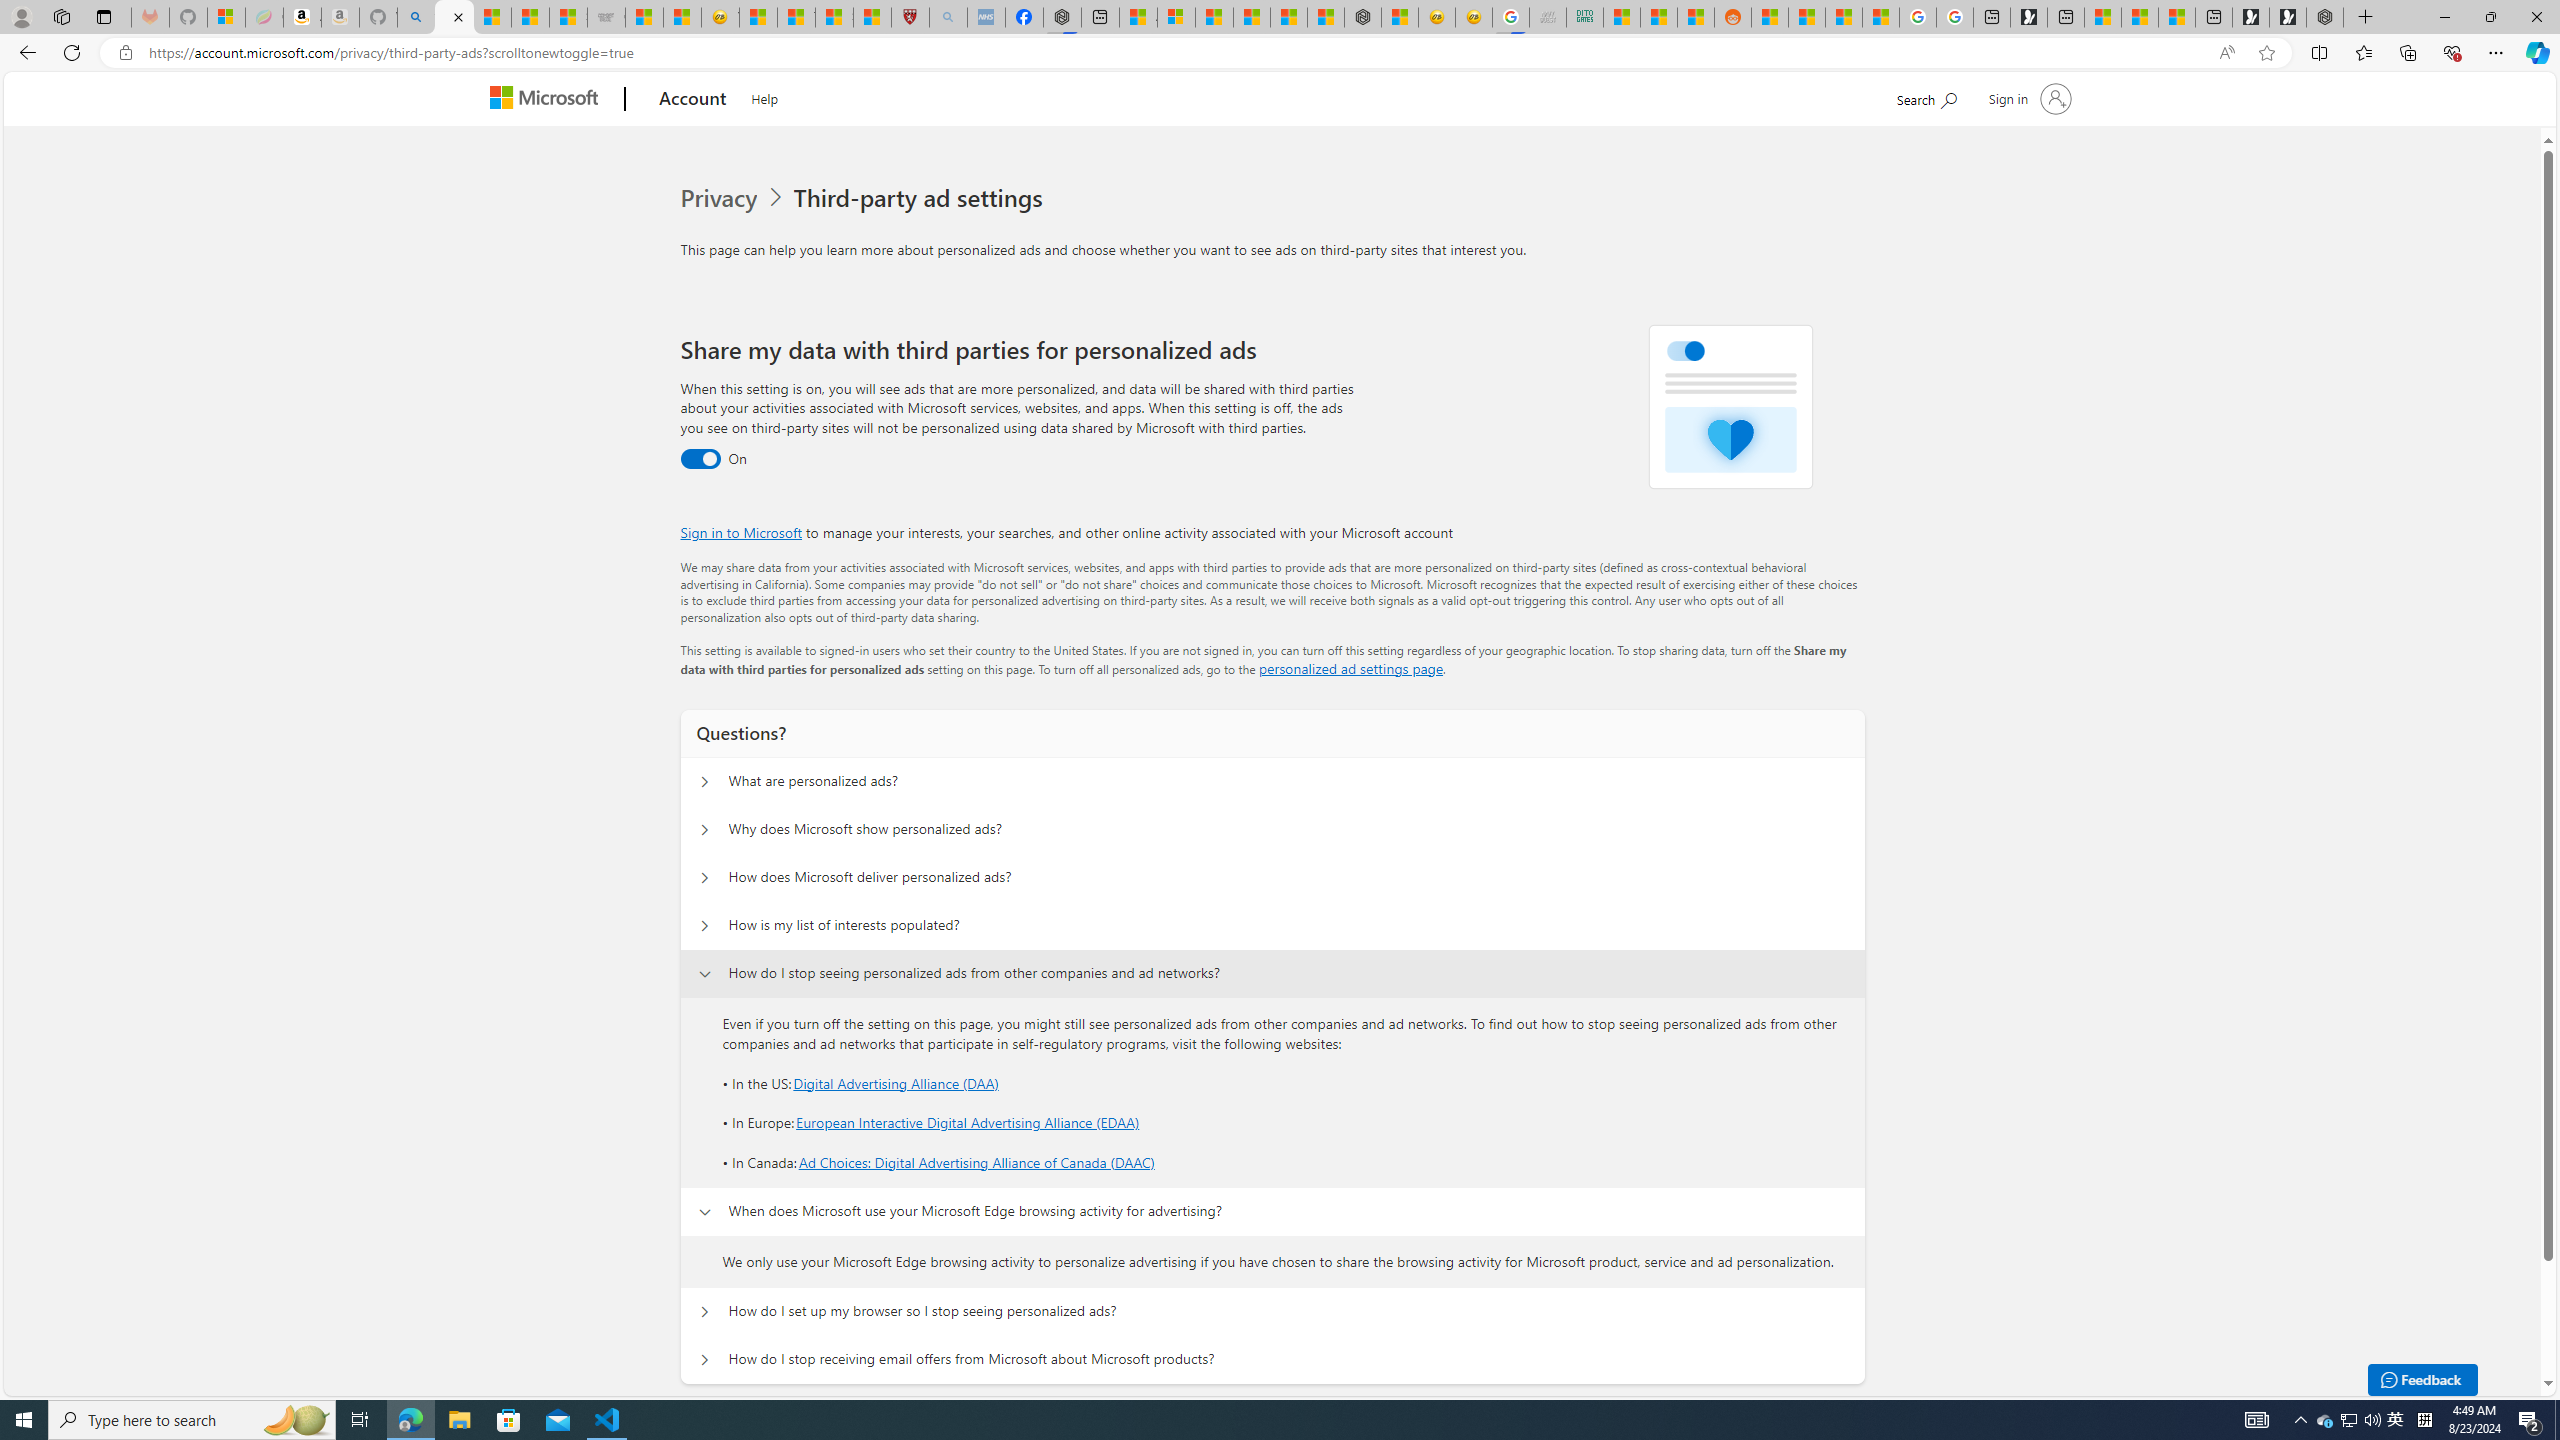 This screenshot has height=1440, width=2560. Describe the element at coordinates (1621, 16) in the screenshot. I see `'MSNBC - MSN'` at that location.